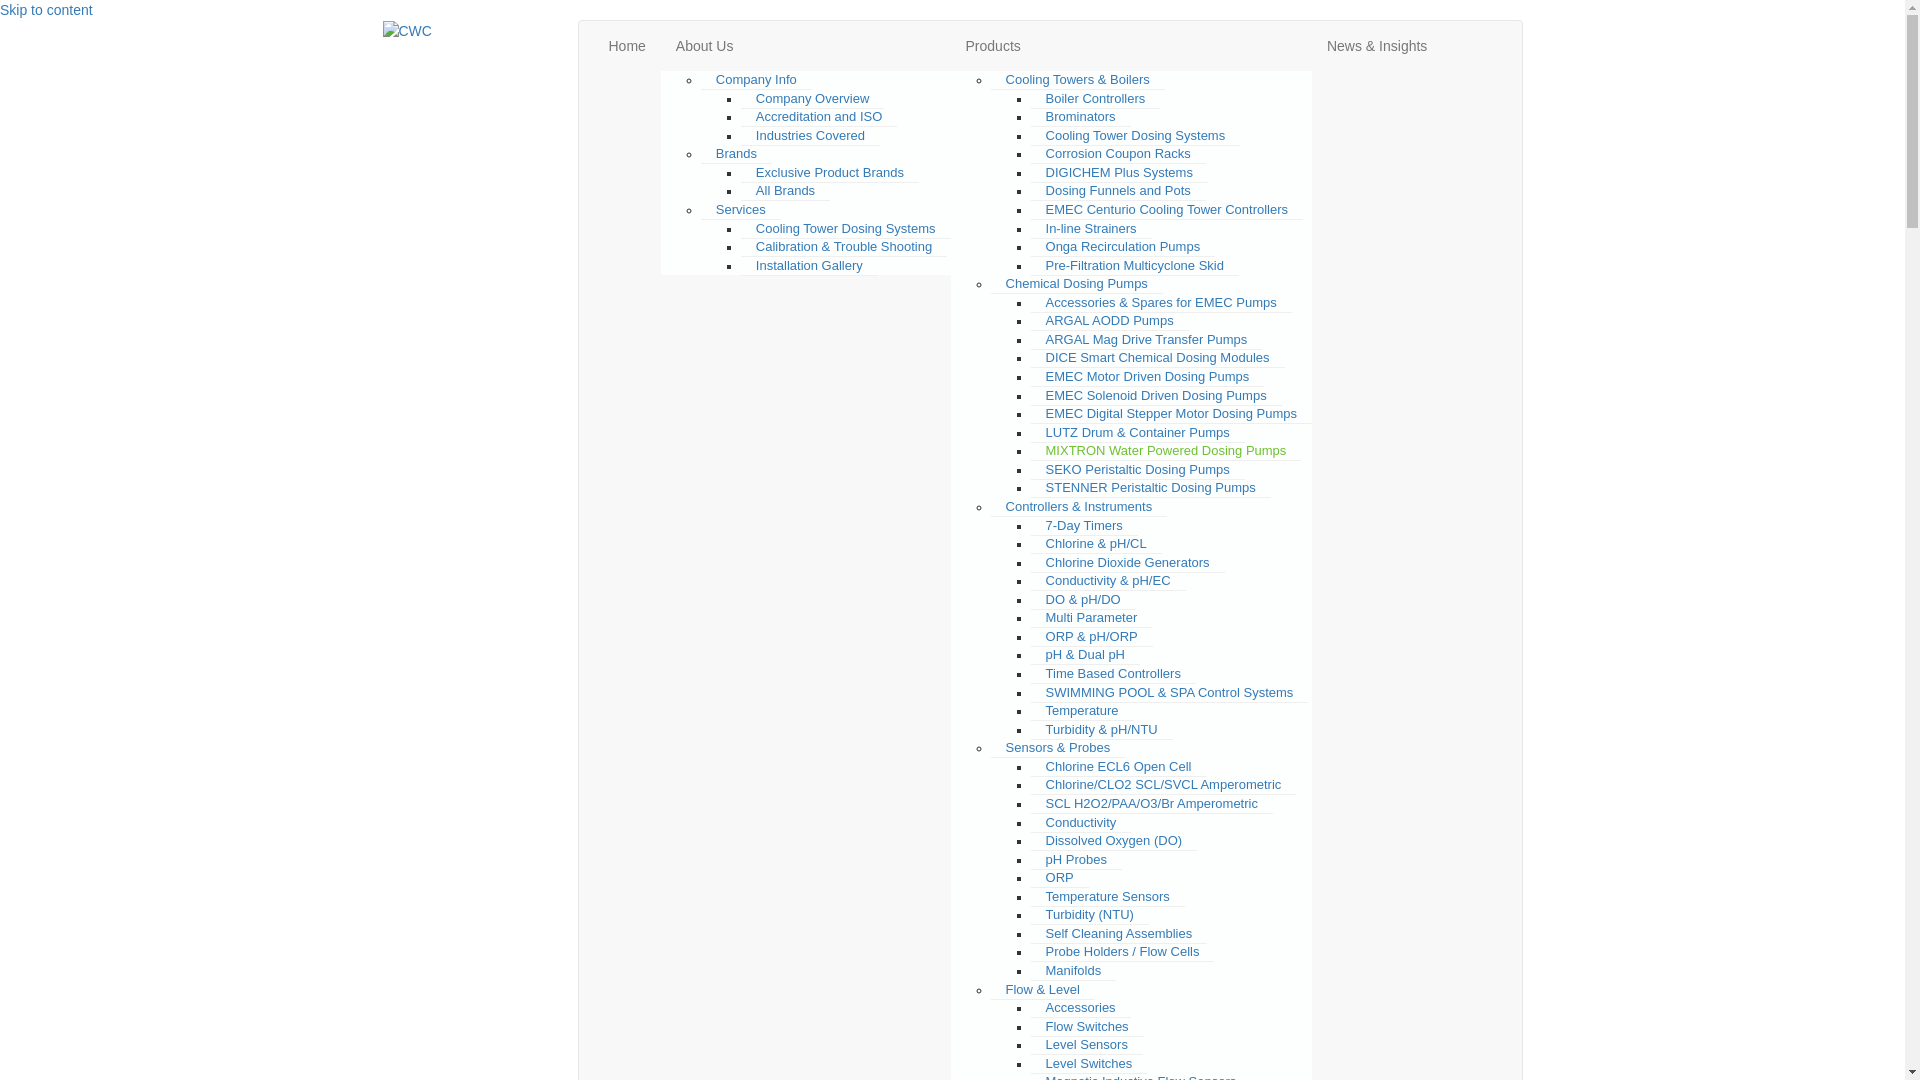  What do you see at coordinates (1078, 505) in the screenshot?
I see `'Controllers & Instruments'` at bounding box center [1078, 505].